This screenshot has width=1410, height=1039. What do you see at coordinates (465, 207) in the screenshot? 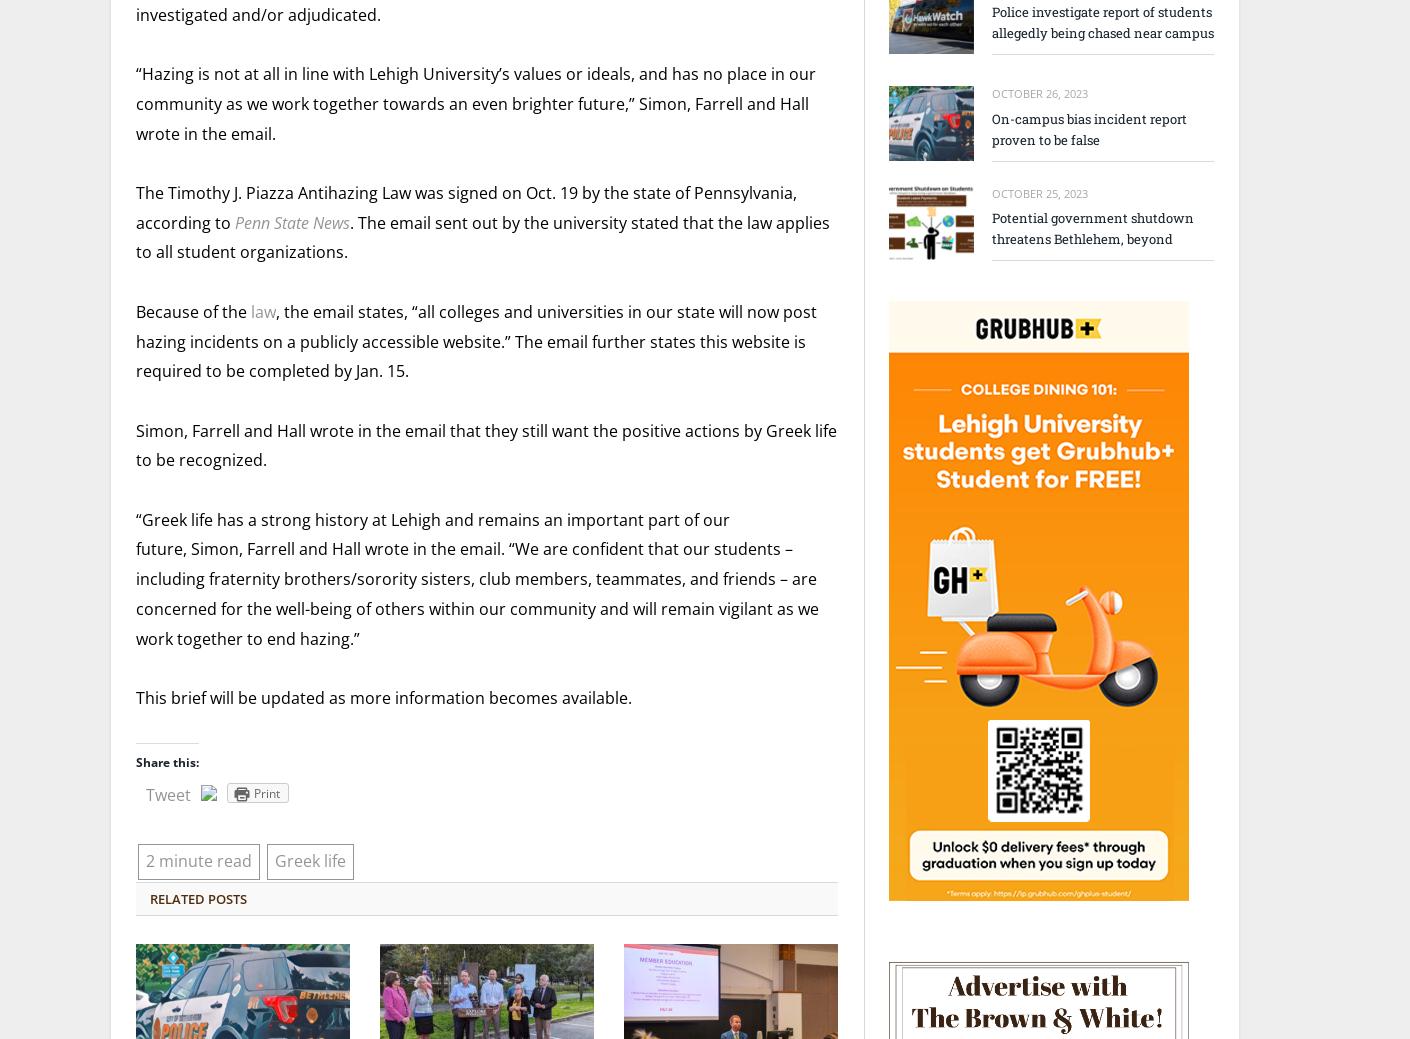
I see `'The Timothy J. Piazza Antihazing Law was signed on Oct. 19 by the state of Pennsylvania, according to'` at bounding box center [465, 207].